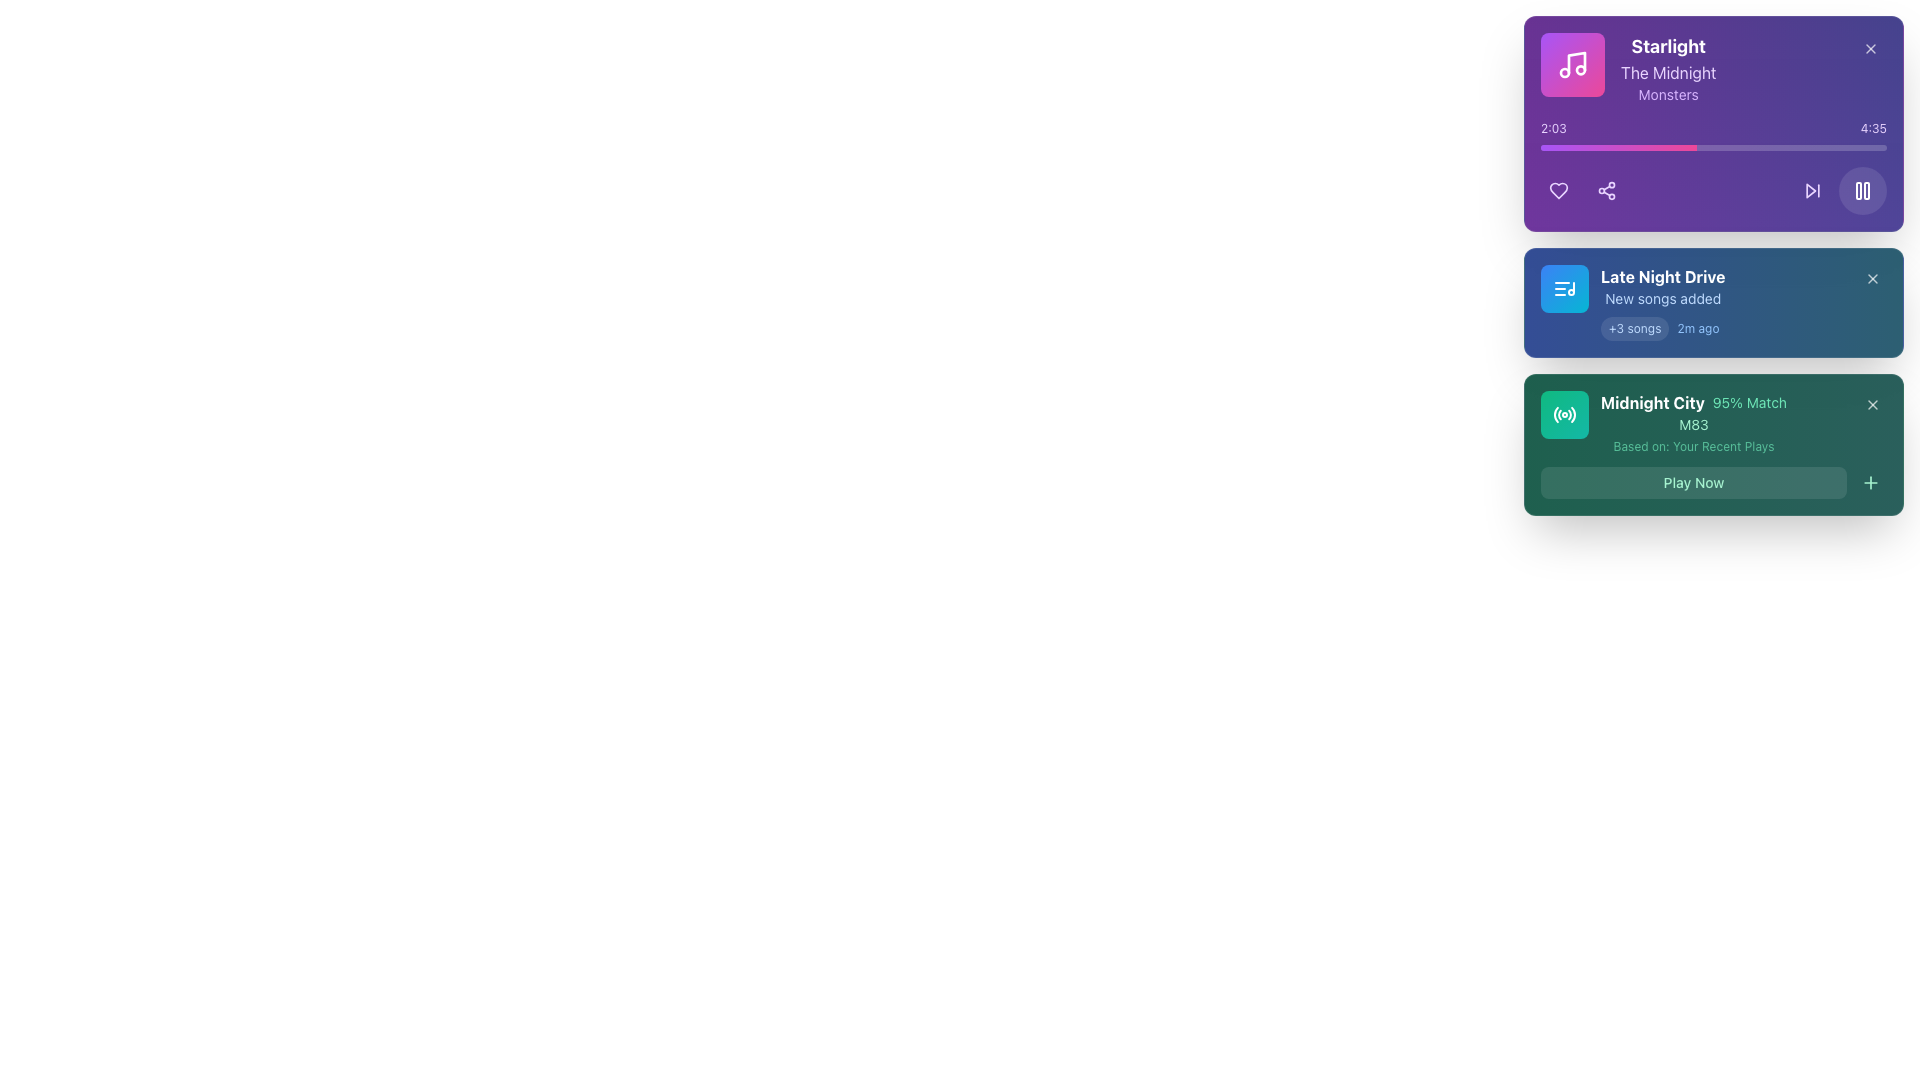  I want to click on the favorite button located in the bottom-left corner of the first card, adjacent to the share icon, so click(1558, 191).